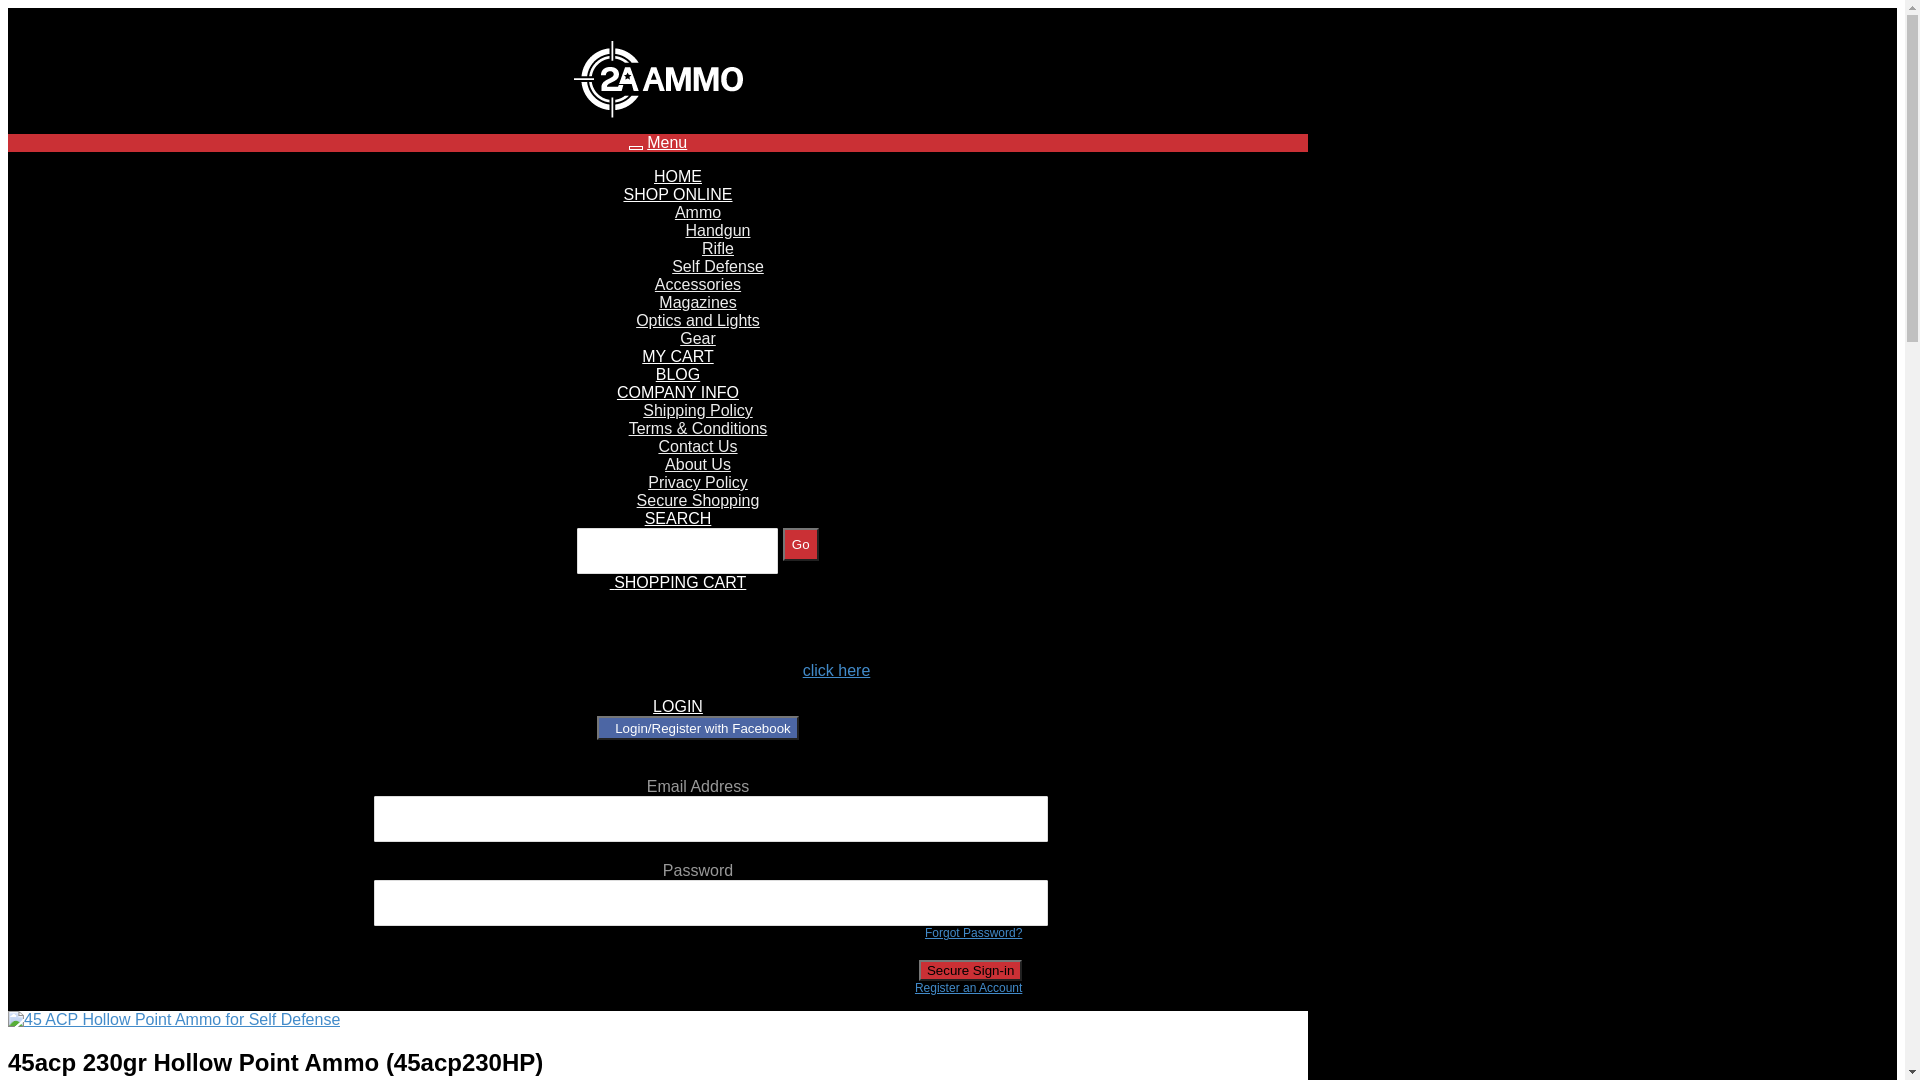 The width and height of the screenshot is (1920, 1080). What do you see at coordinates (677, 374) in the screenshot?
I see `'BLOG'` at bounding box center [677, 374].